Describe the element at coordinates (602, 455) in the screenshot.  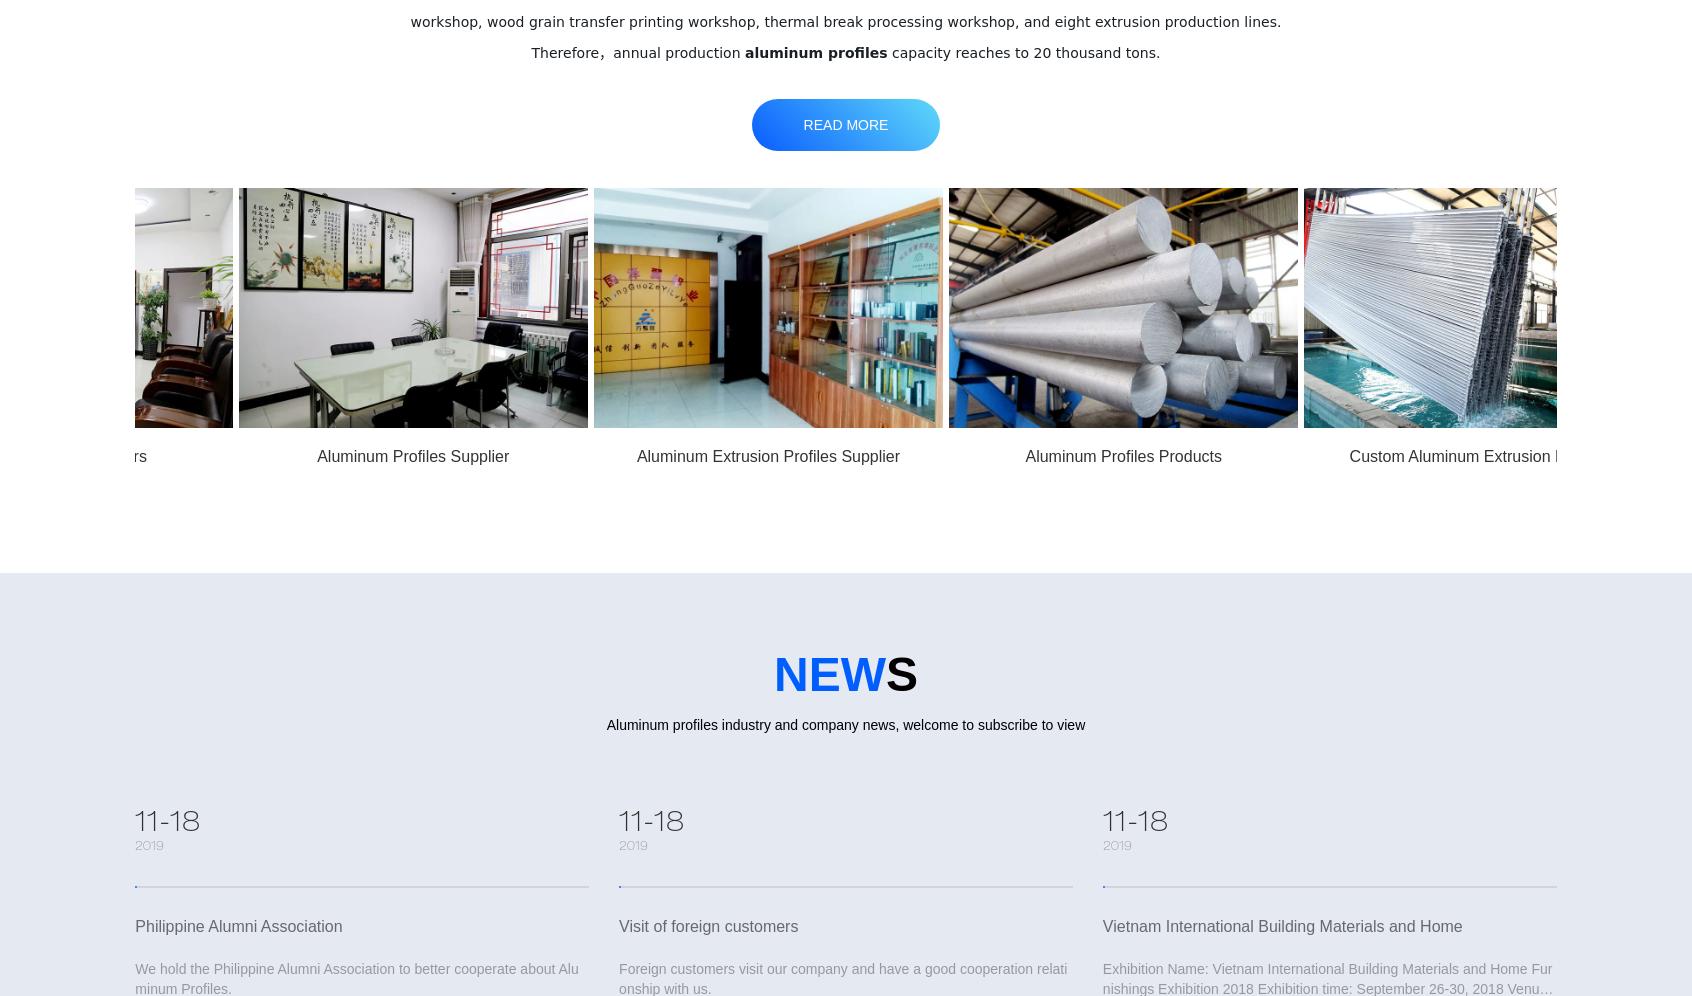
I see `'Aluminum Extrusion Profiles Supplier'` at that location.